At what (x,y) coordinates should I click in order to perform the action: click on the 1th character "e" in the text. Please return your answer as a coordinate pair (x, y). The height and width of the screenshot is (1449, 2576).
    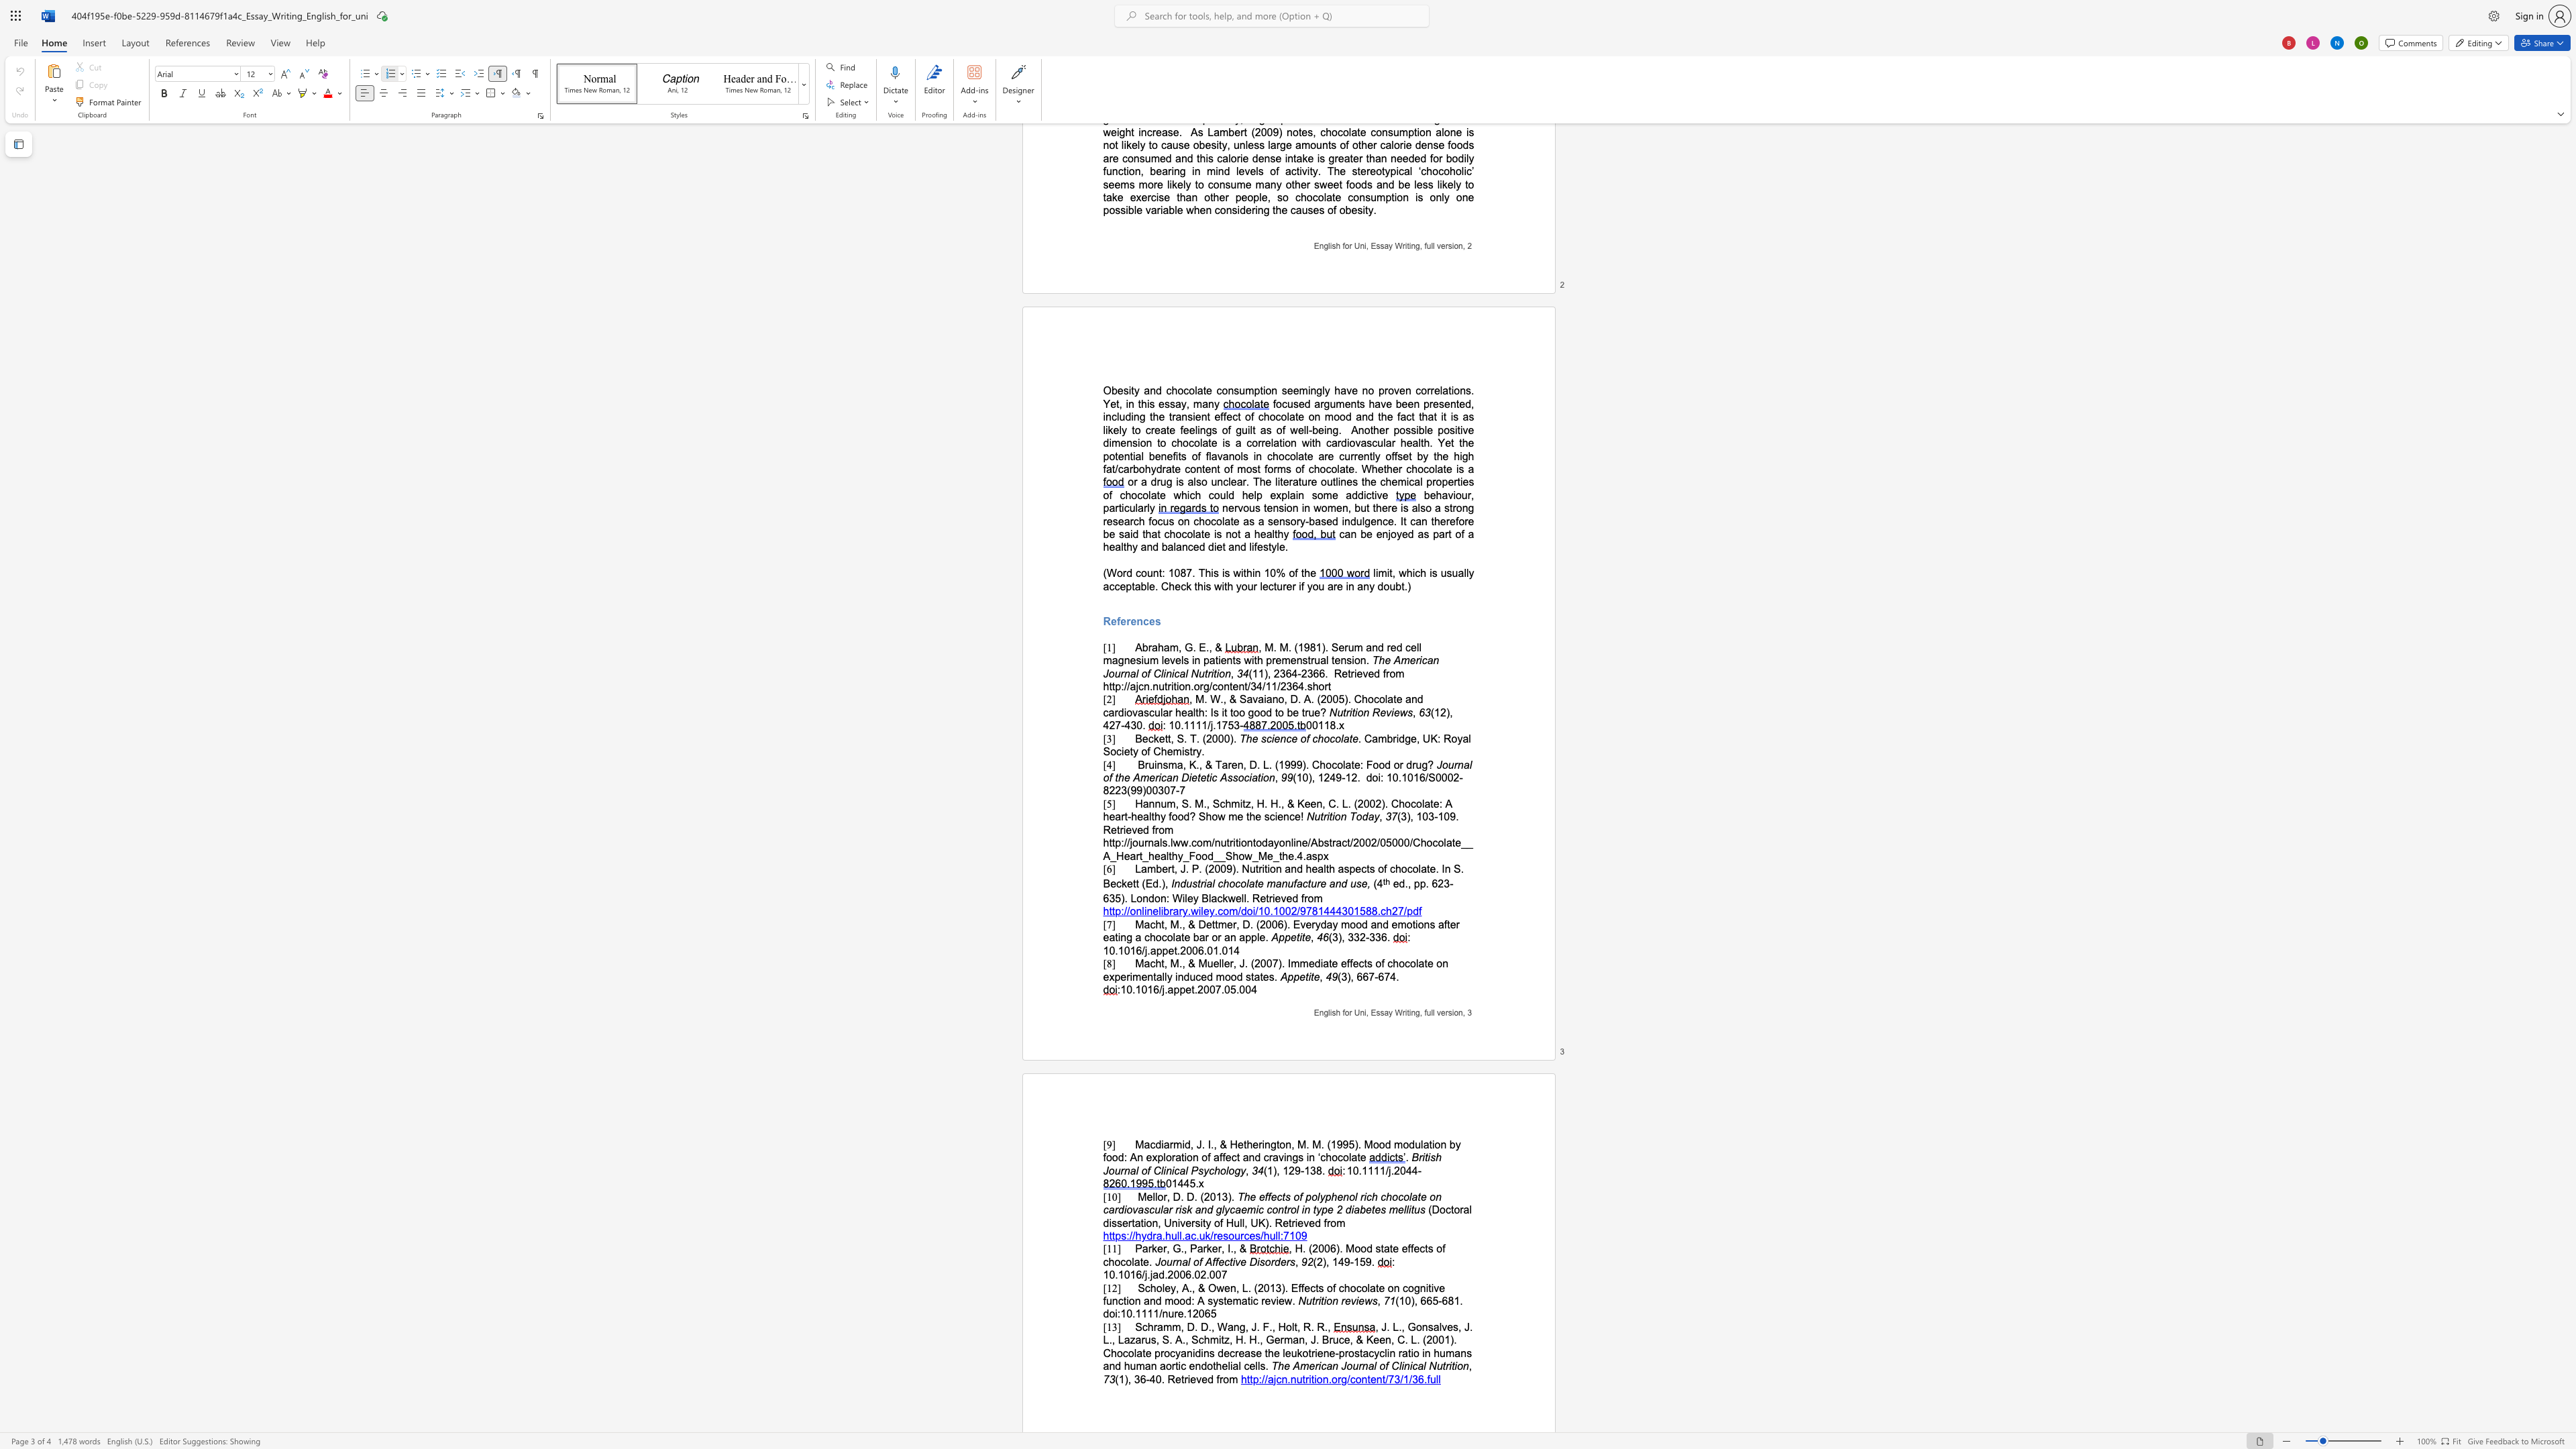
    Looking at the image, I should click on (1208, 923).